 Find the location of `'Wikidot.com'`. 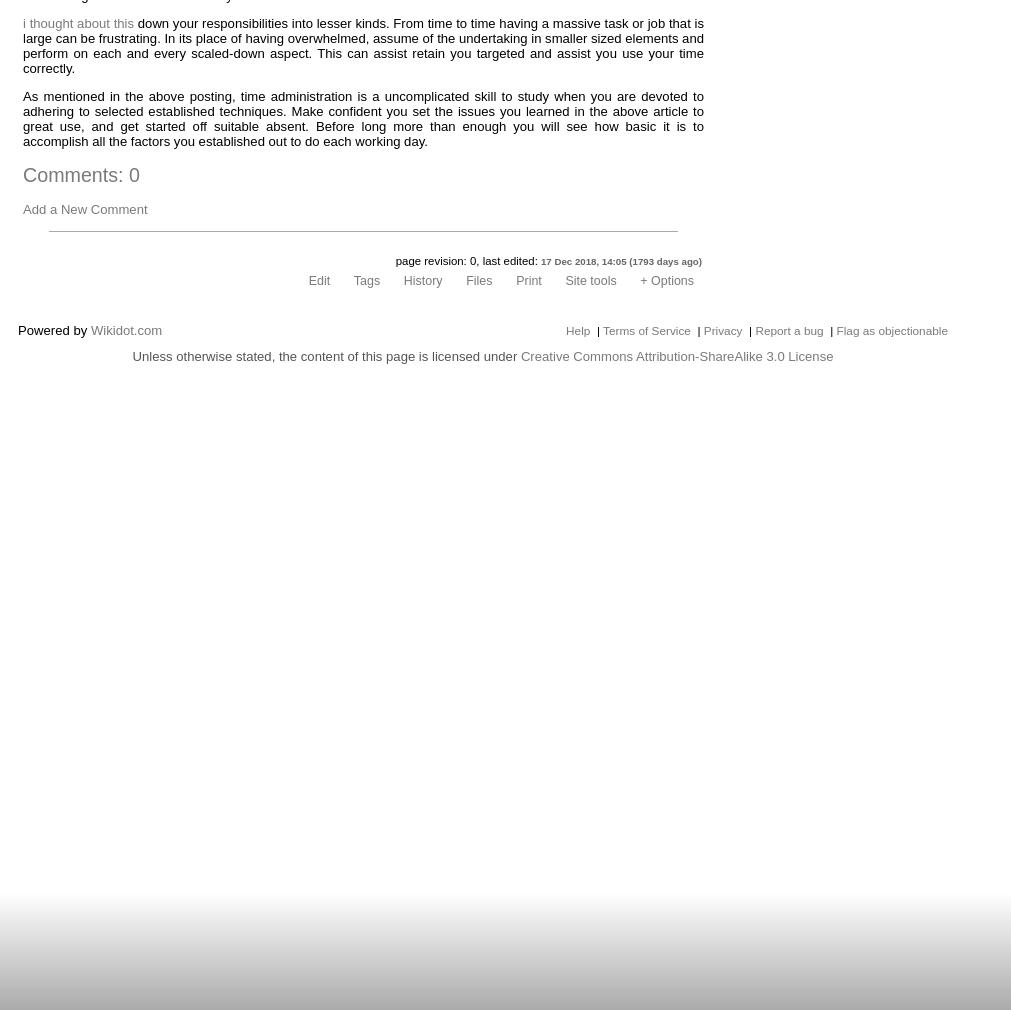

'Wikidot.com' is located at coordinates (124, 330).